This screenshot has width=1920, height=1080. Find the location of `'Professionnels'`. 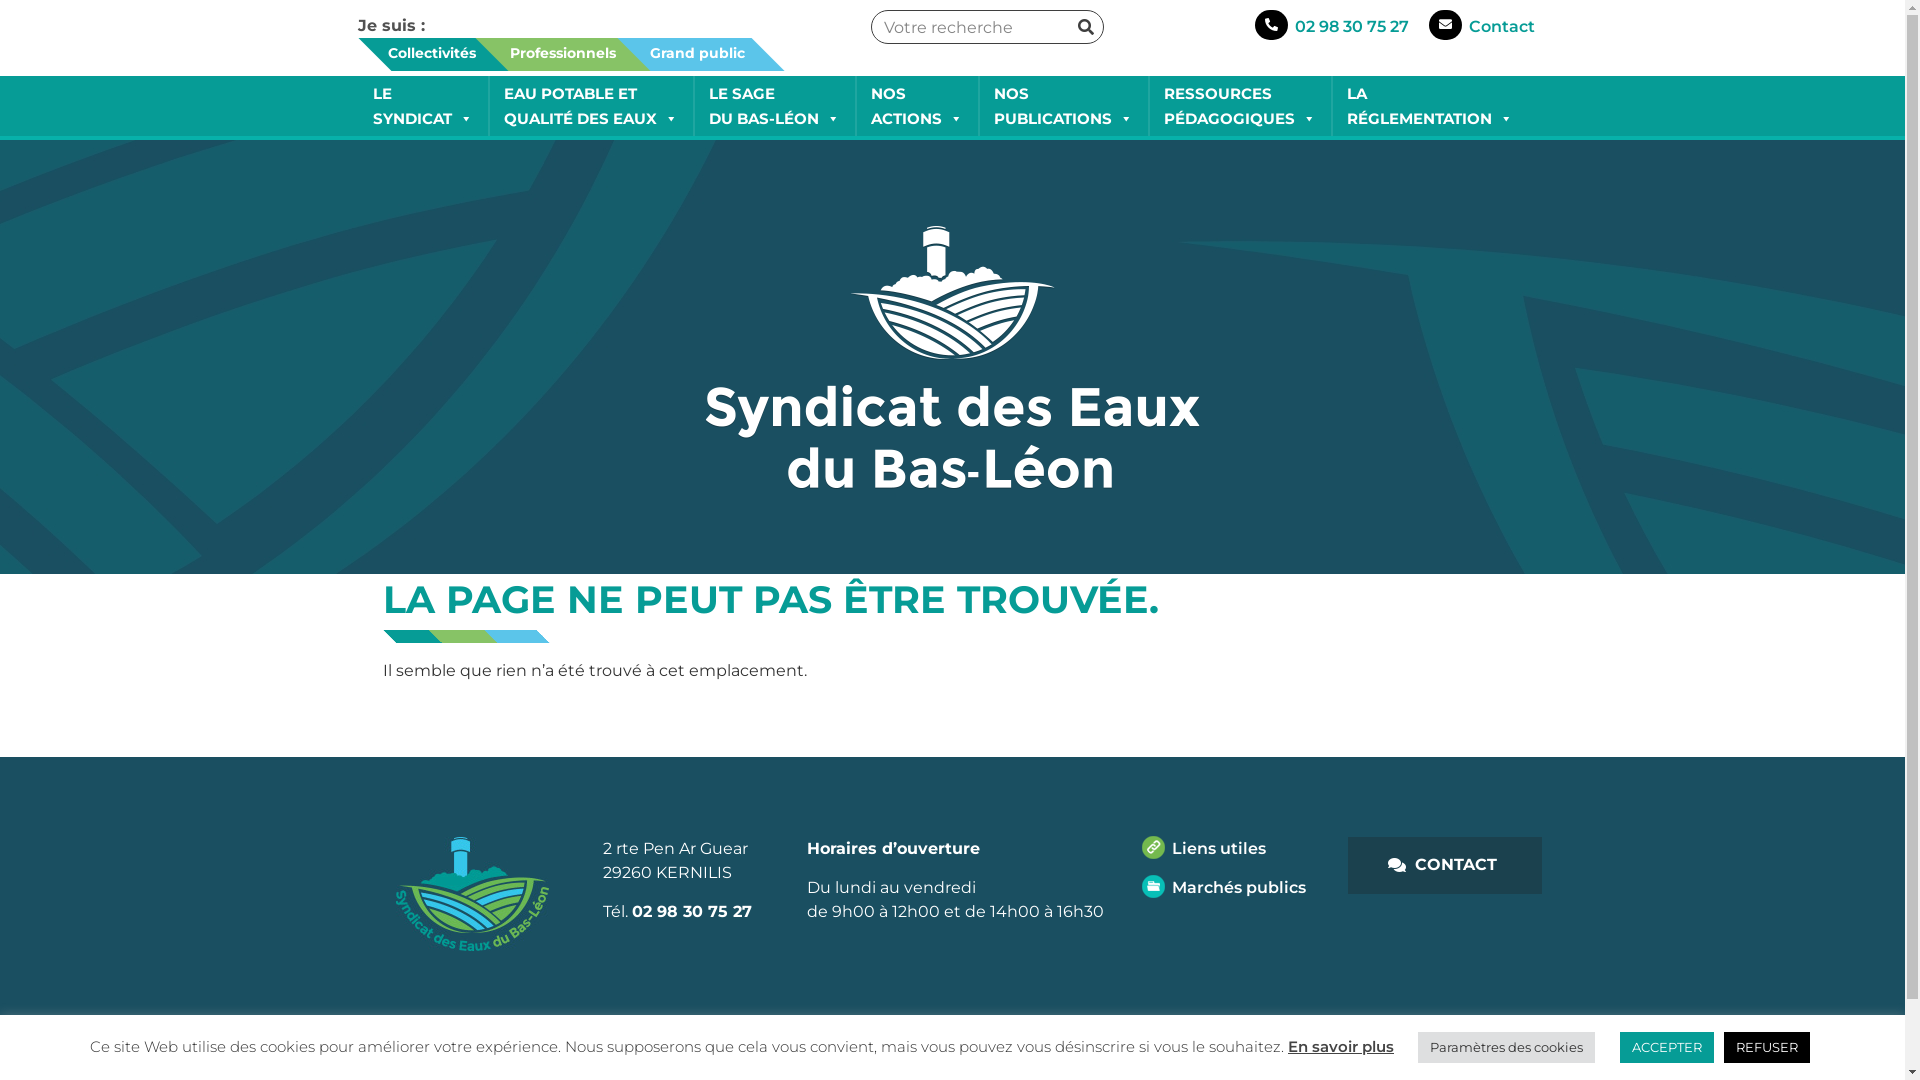

'Professionnels' is located at coordinates (547, 49).